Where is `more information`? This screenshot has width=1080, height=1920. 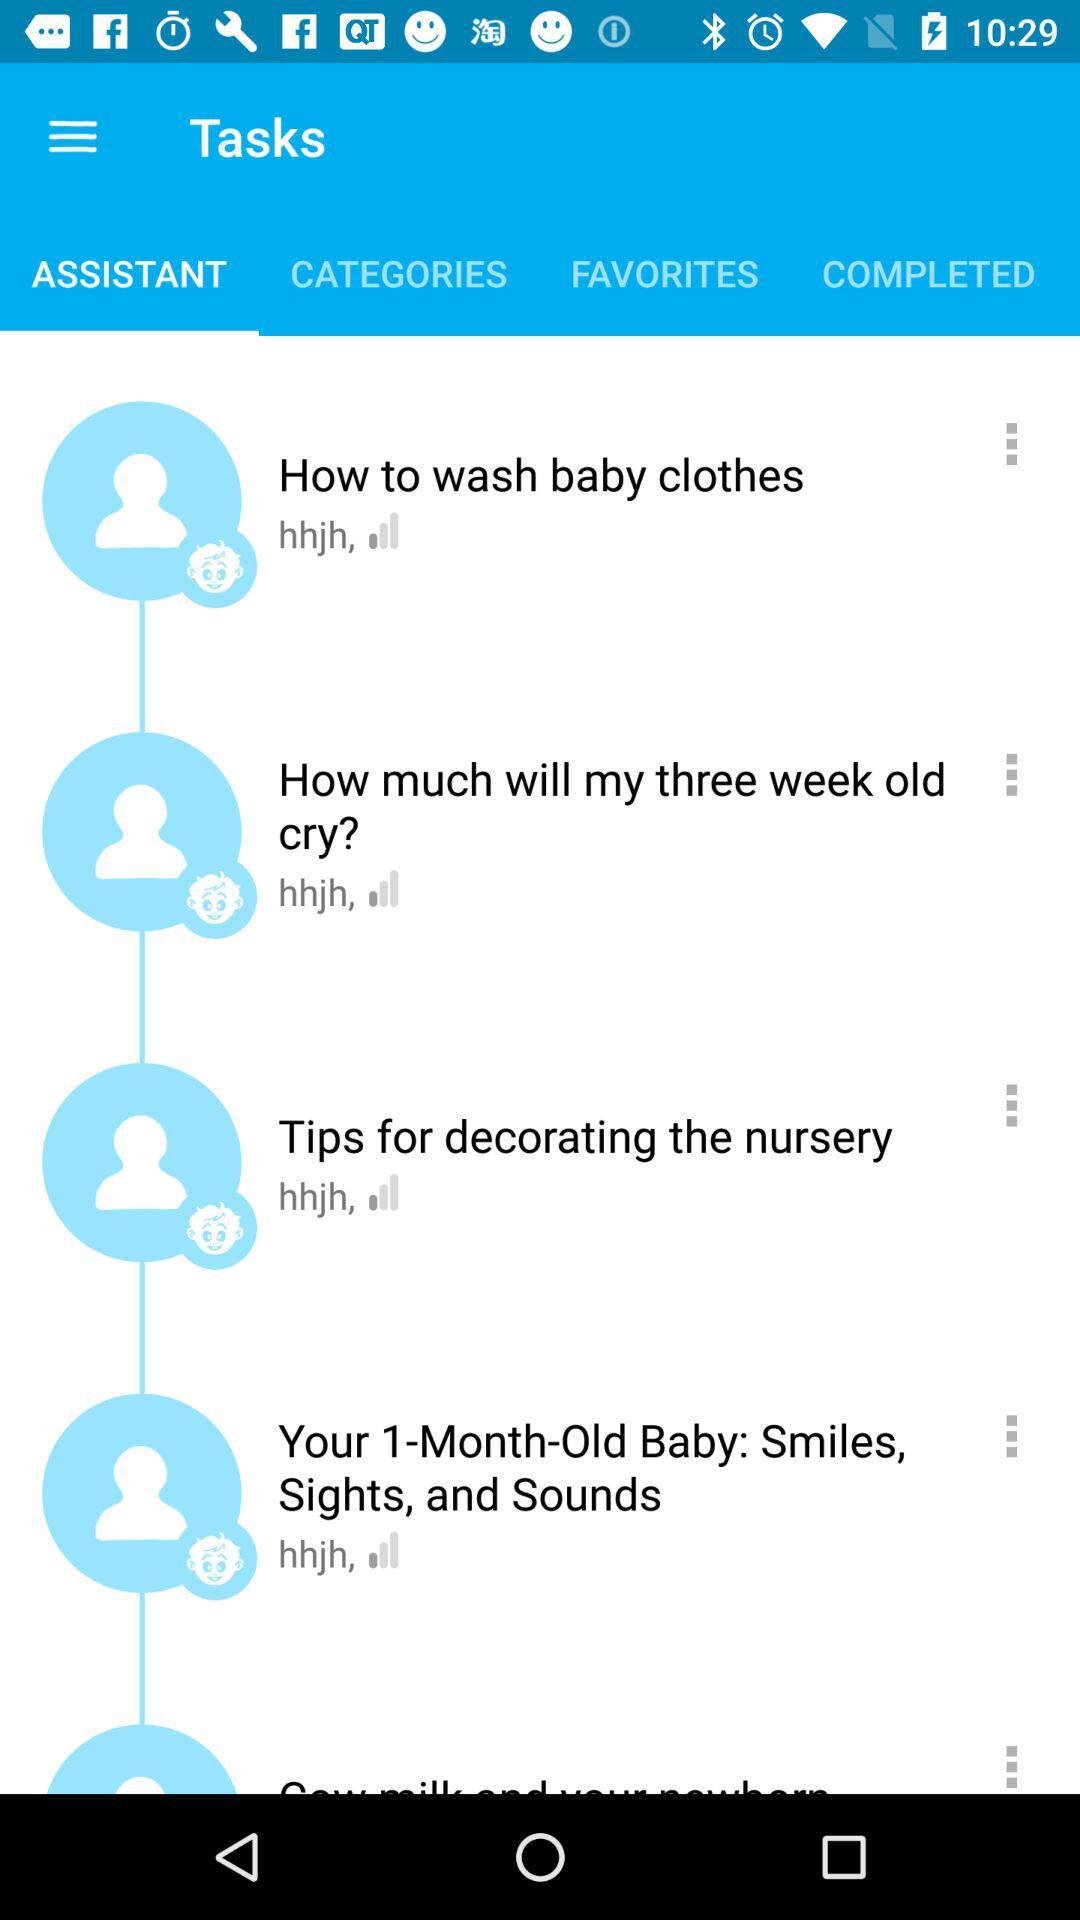
more information is located at coordinates (1022, 1435).